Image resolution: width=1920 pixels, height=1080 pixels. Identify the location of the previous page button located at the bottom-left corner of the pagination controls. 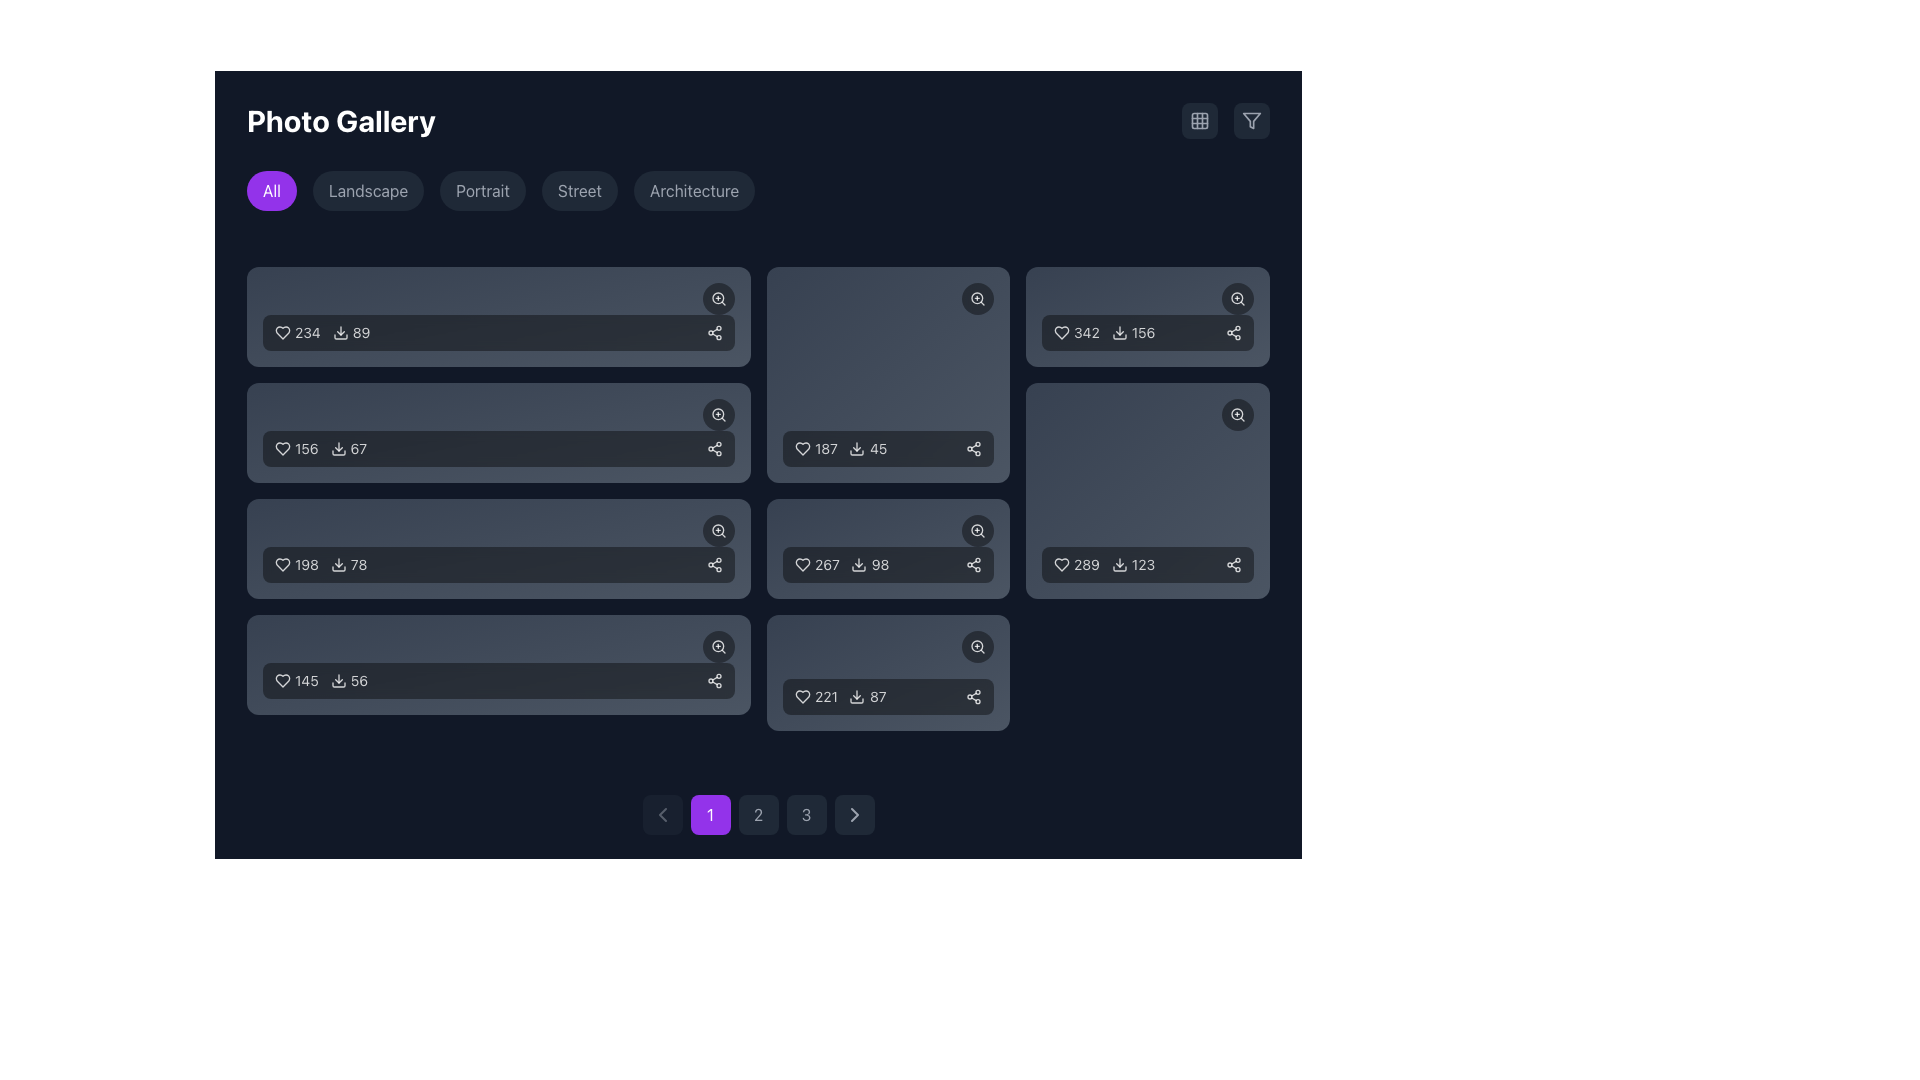
(662, 814).